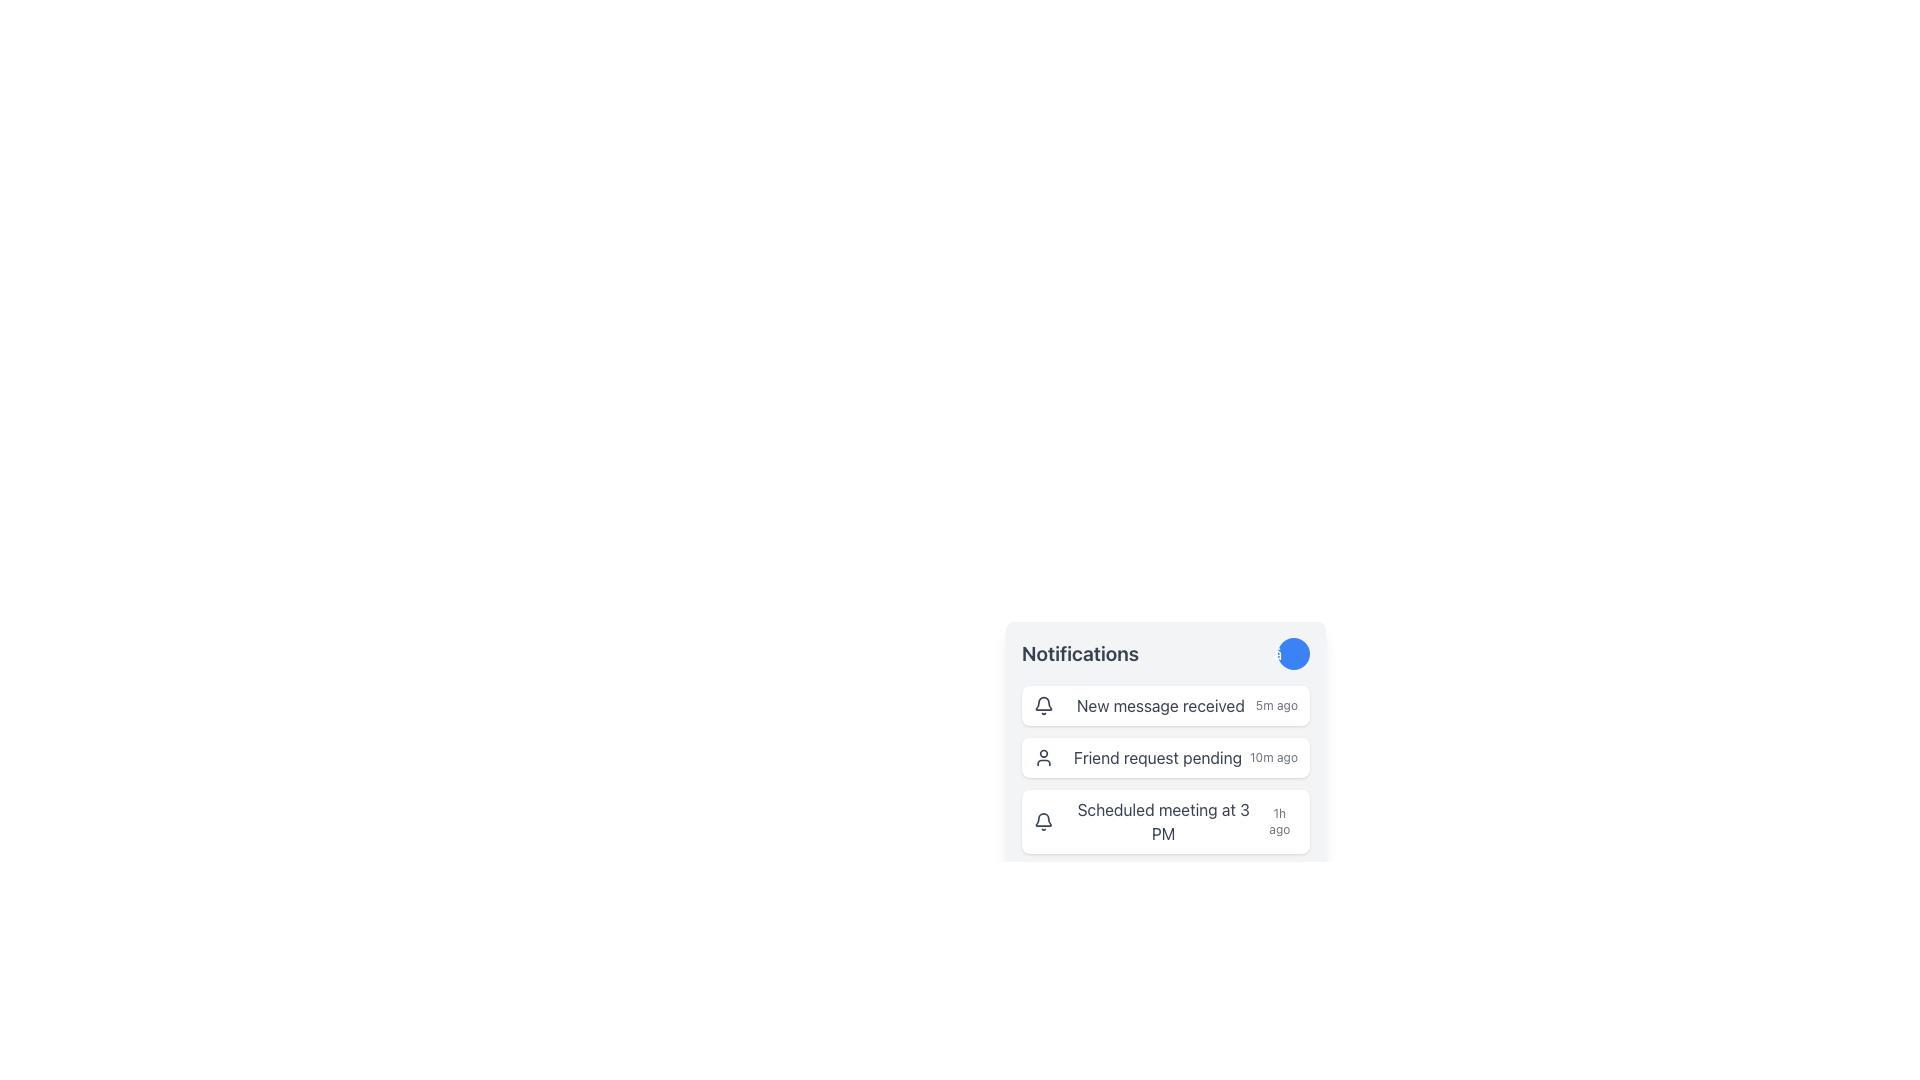  Describe the element at coordinates (1042, 821) in the screenshot. I see `the bell icon located to the left of the text 'Scheduled meeting at 3 PM' in the third notification of the Notifications panel` at that location.